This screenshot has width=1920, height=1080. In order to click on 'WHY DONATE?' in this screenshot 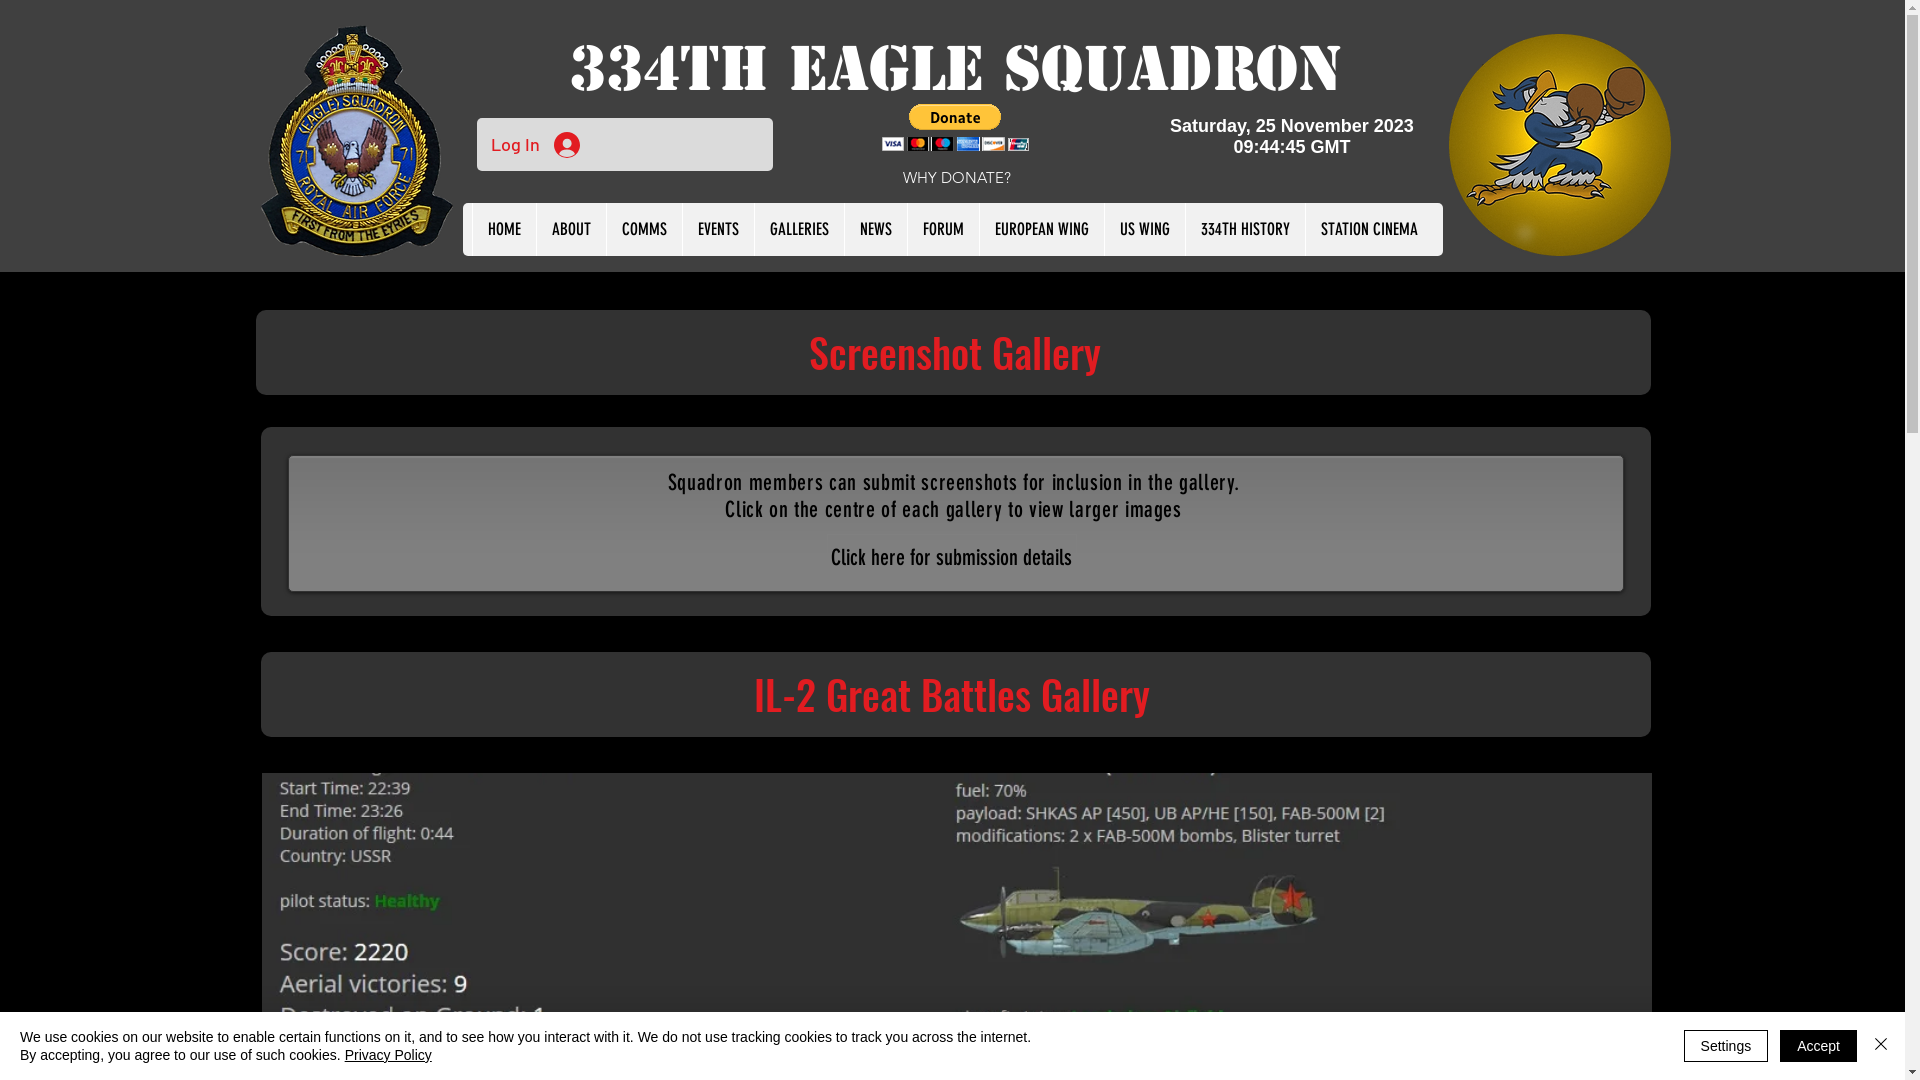, I will do `click(955, 176)`.